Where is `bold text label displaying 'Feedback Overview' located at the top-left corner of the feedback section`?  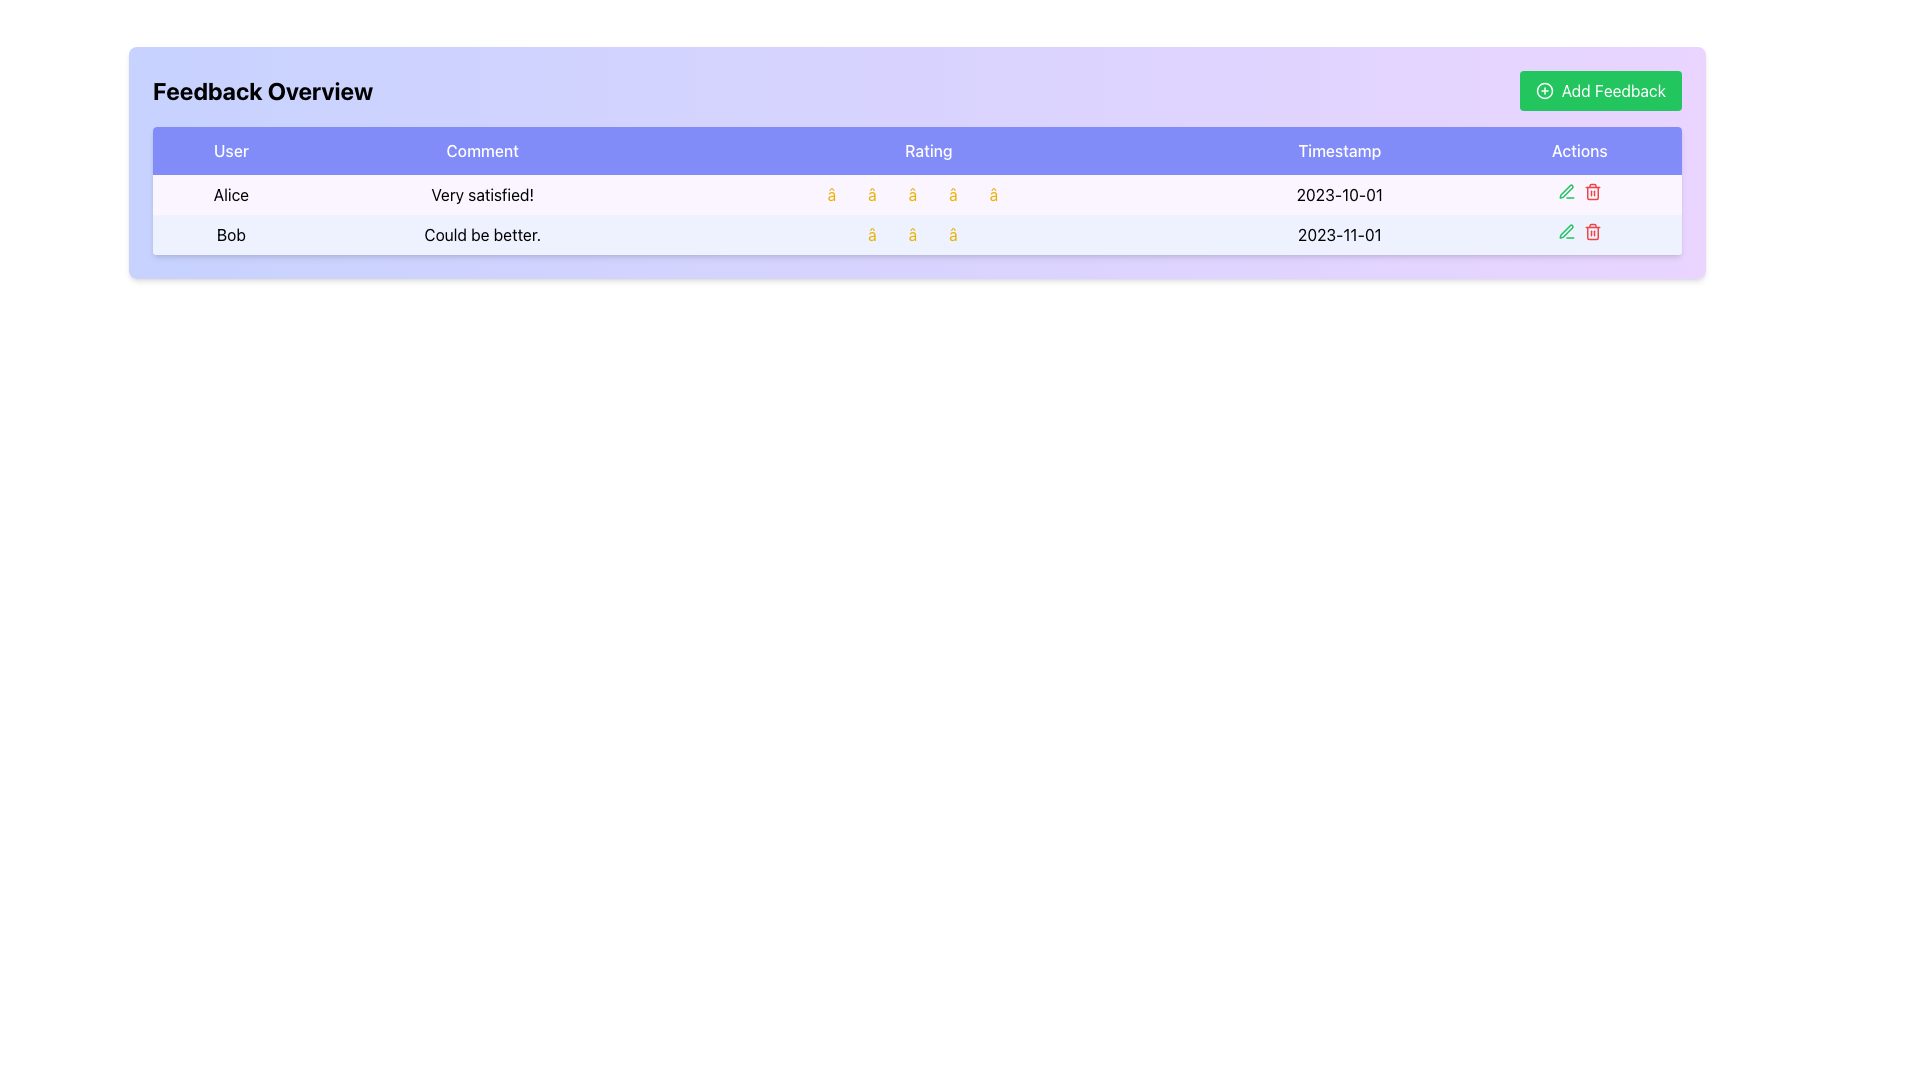
bold text label displaying 'Feedback Overview' located at the top-left corner of the feedback section is located at coordinates (262, 91).